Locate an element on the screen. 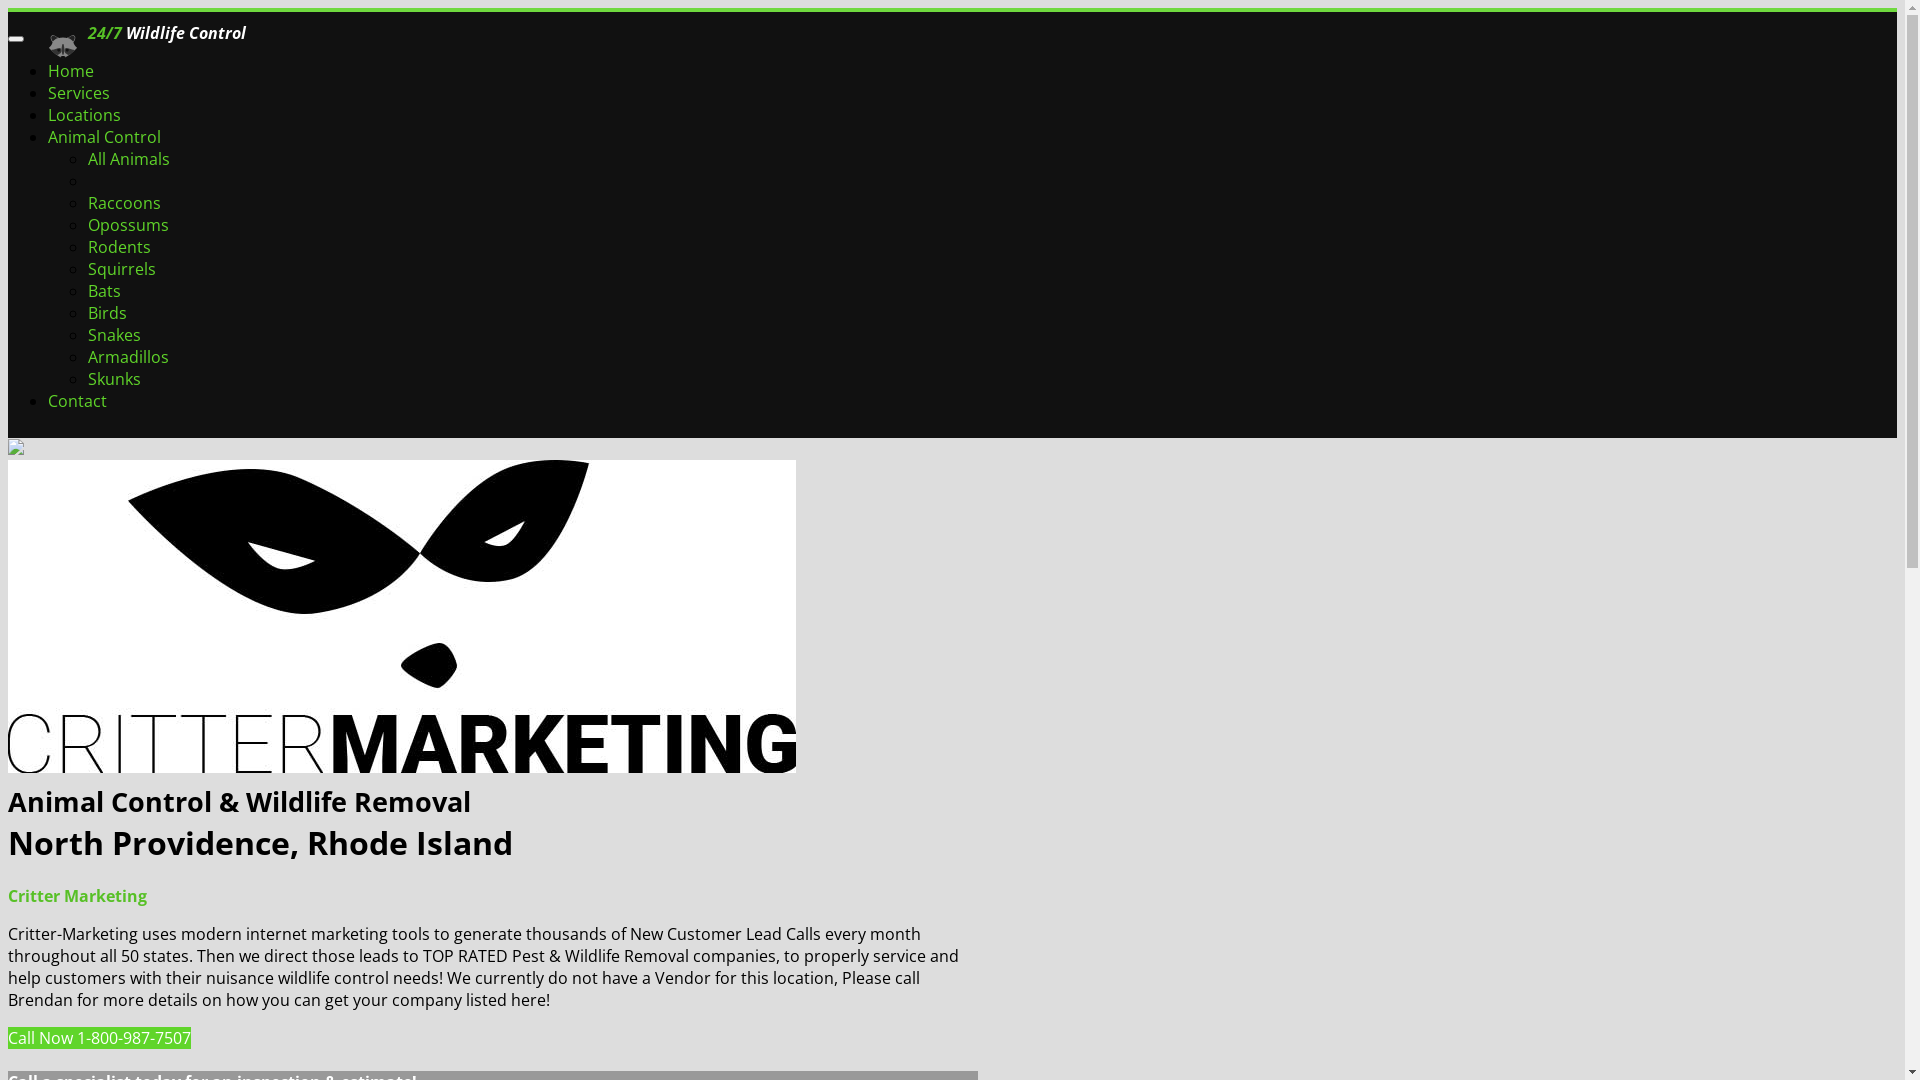 The image size is (1920, 1080). 'Armadillos' is located at coordinates (127, 356).